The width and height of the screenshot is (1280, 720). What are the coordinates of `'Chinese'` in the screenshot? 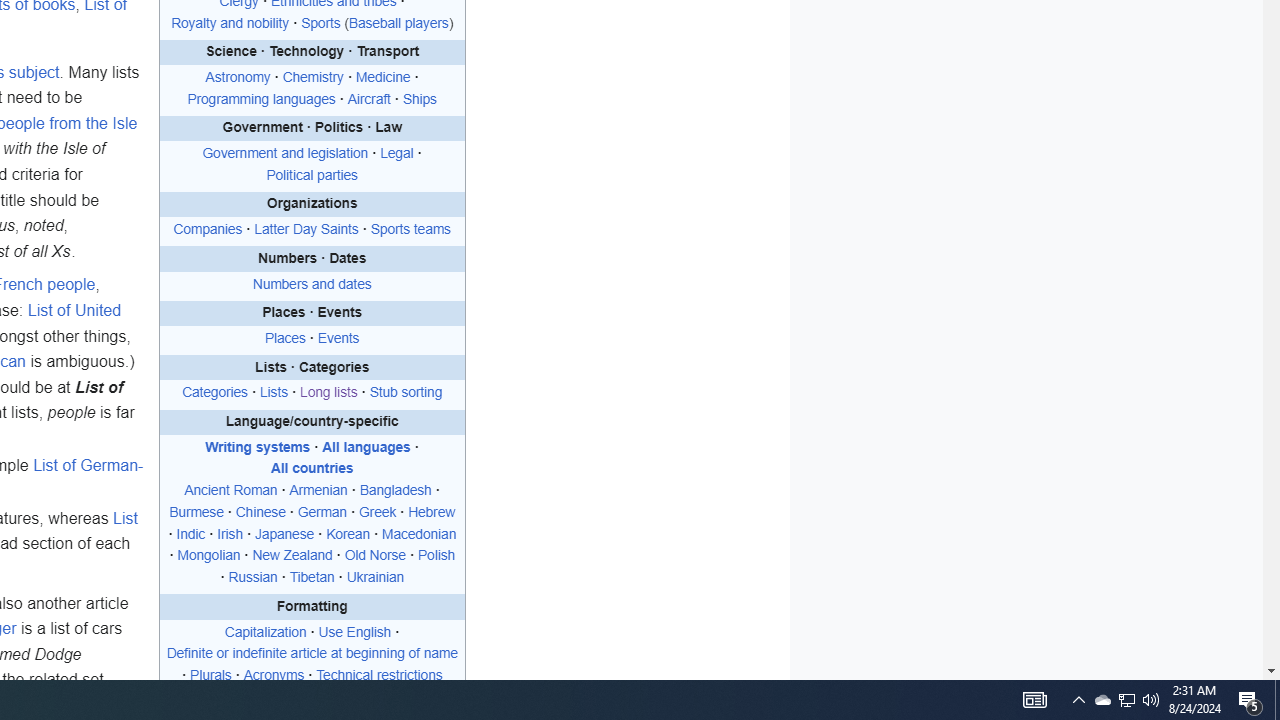 It's located at (259, 510).